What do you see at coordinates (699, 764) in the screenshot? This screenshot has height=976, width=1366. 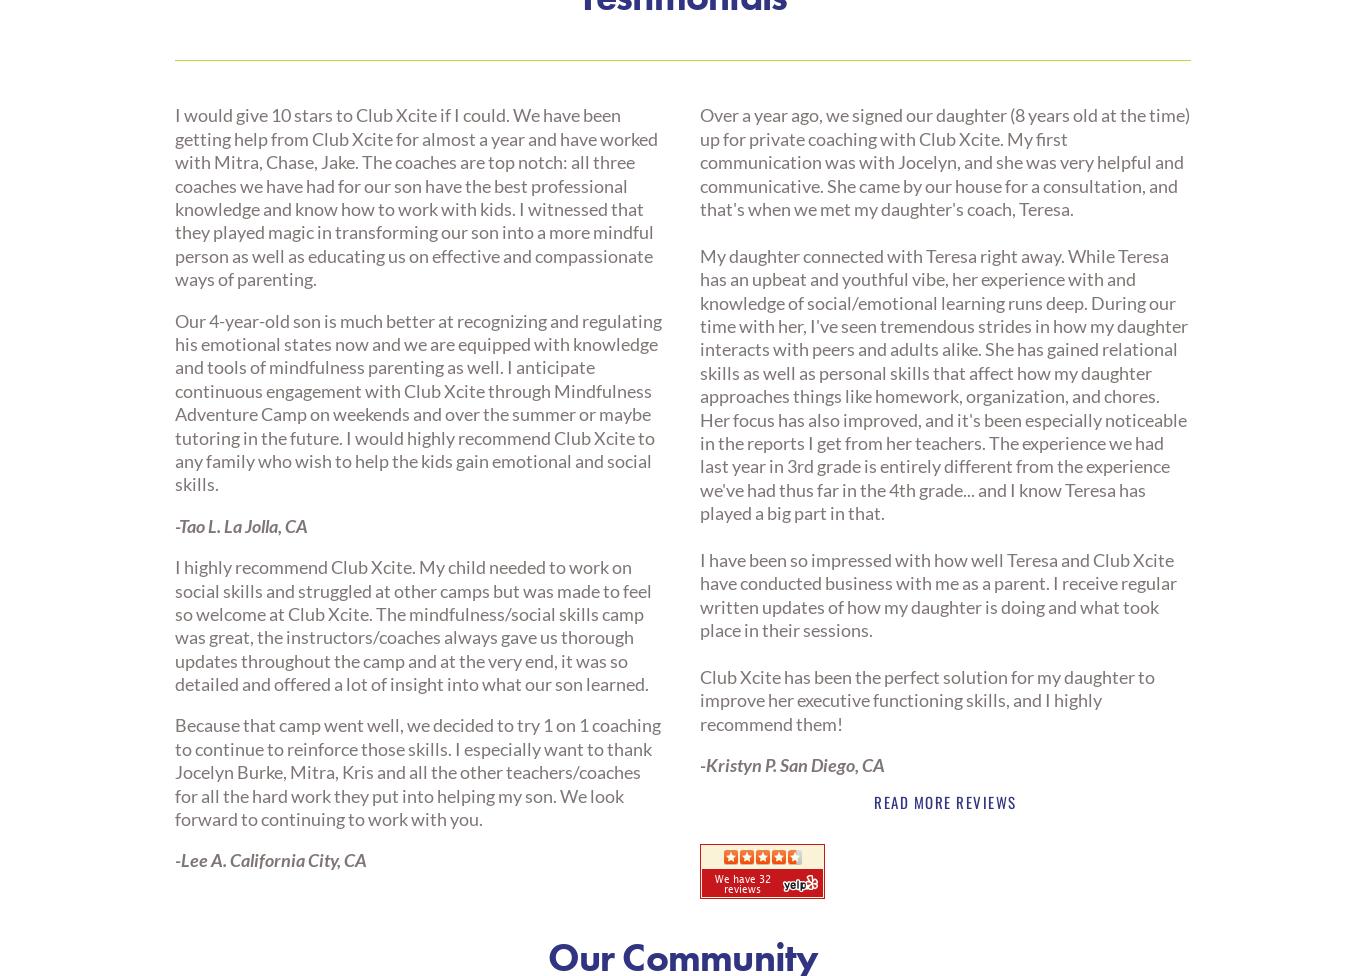 I see `'-Kristyn P. San Diego, CA'` at bounding box center [699, 764].